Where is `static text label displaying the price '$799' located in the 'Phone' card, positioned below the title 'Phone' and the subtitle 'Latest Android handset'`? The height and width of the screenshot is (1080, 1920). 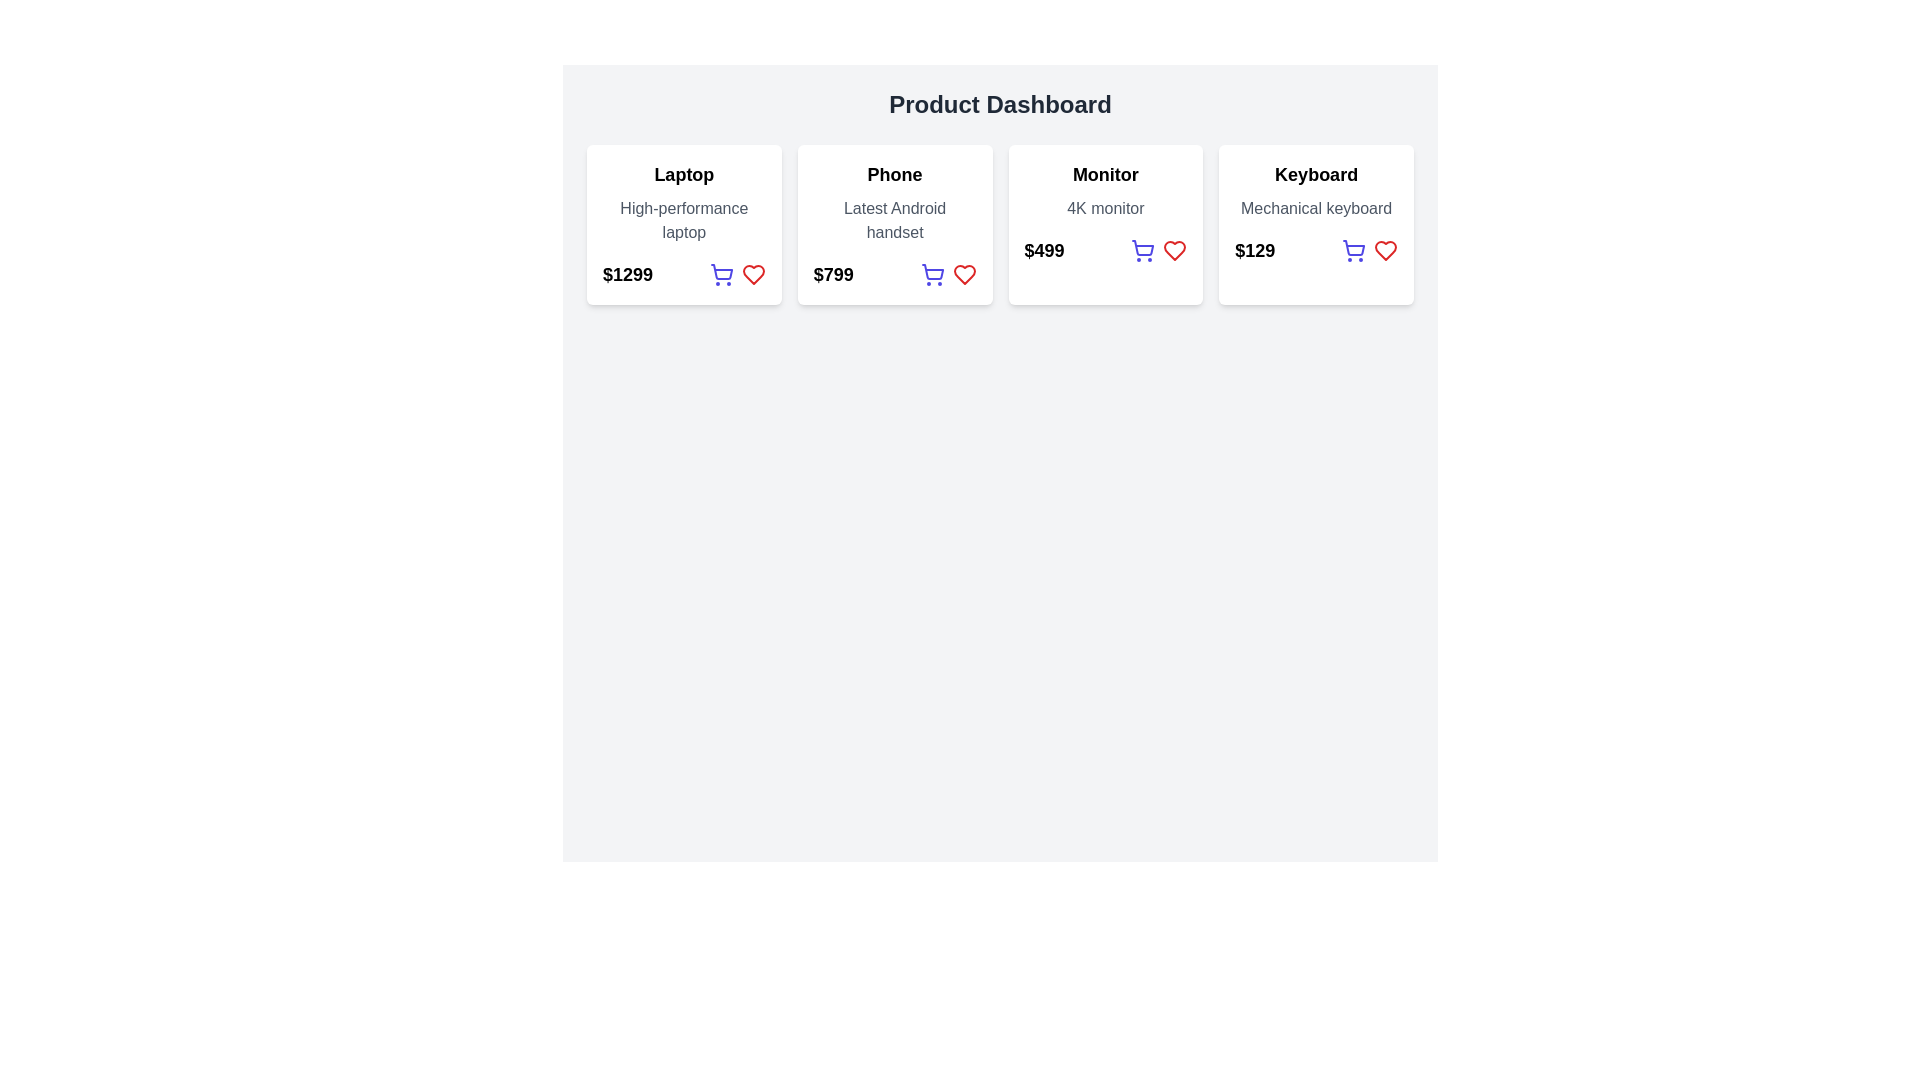 static text label displaying the price '$799' located in the 'Phone' card, positioned below the title 'Phone' and the subtitle 'Latest Android handset' is located at coordinates (833, 274).